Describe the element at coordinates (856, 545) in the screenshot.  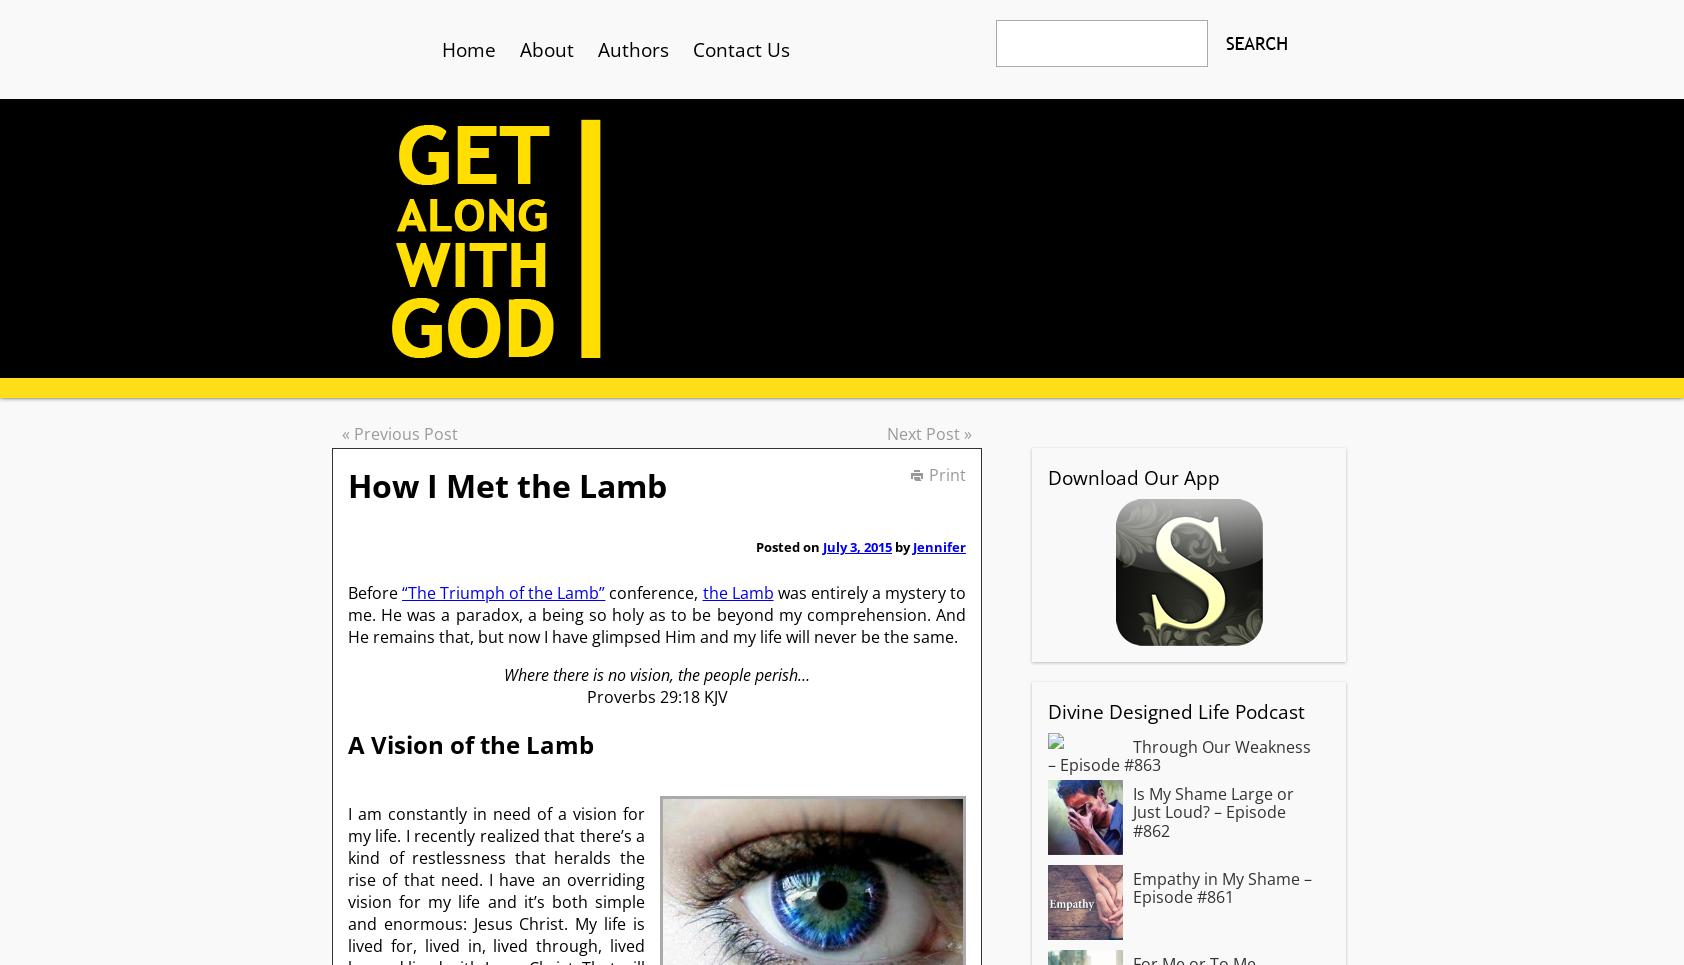
I see `'July 3, 2015'` at that location.